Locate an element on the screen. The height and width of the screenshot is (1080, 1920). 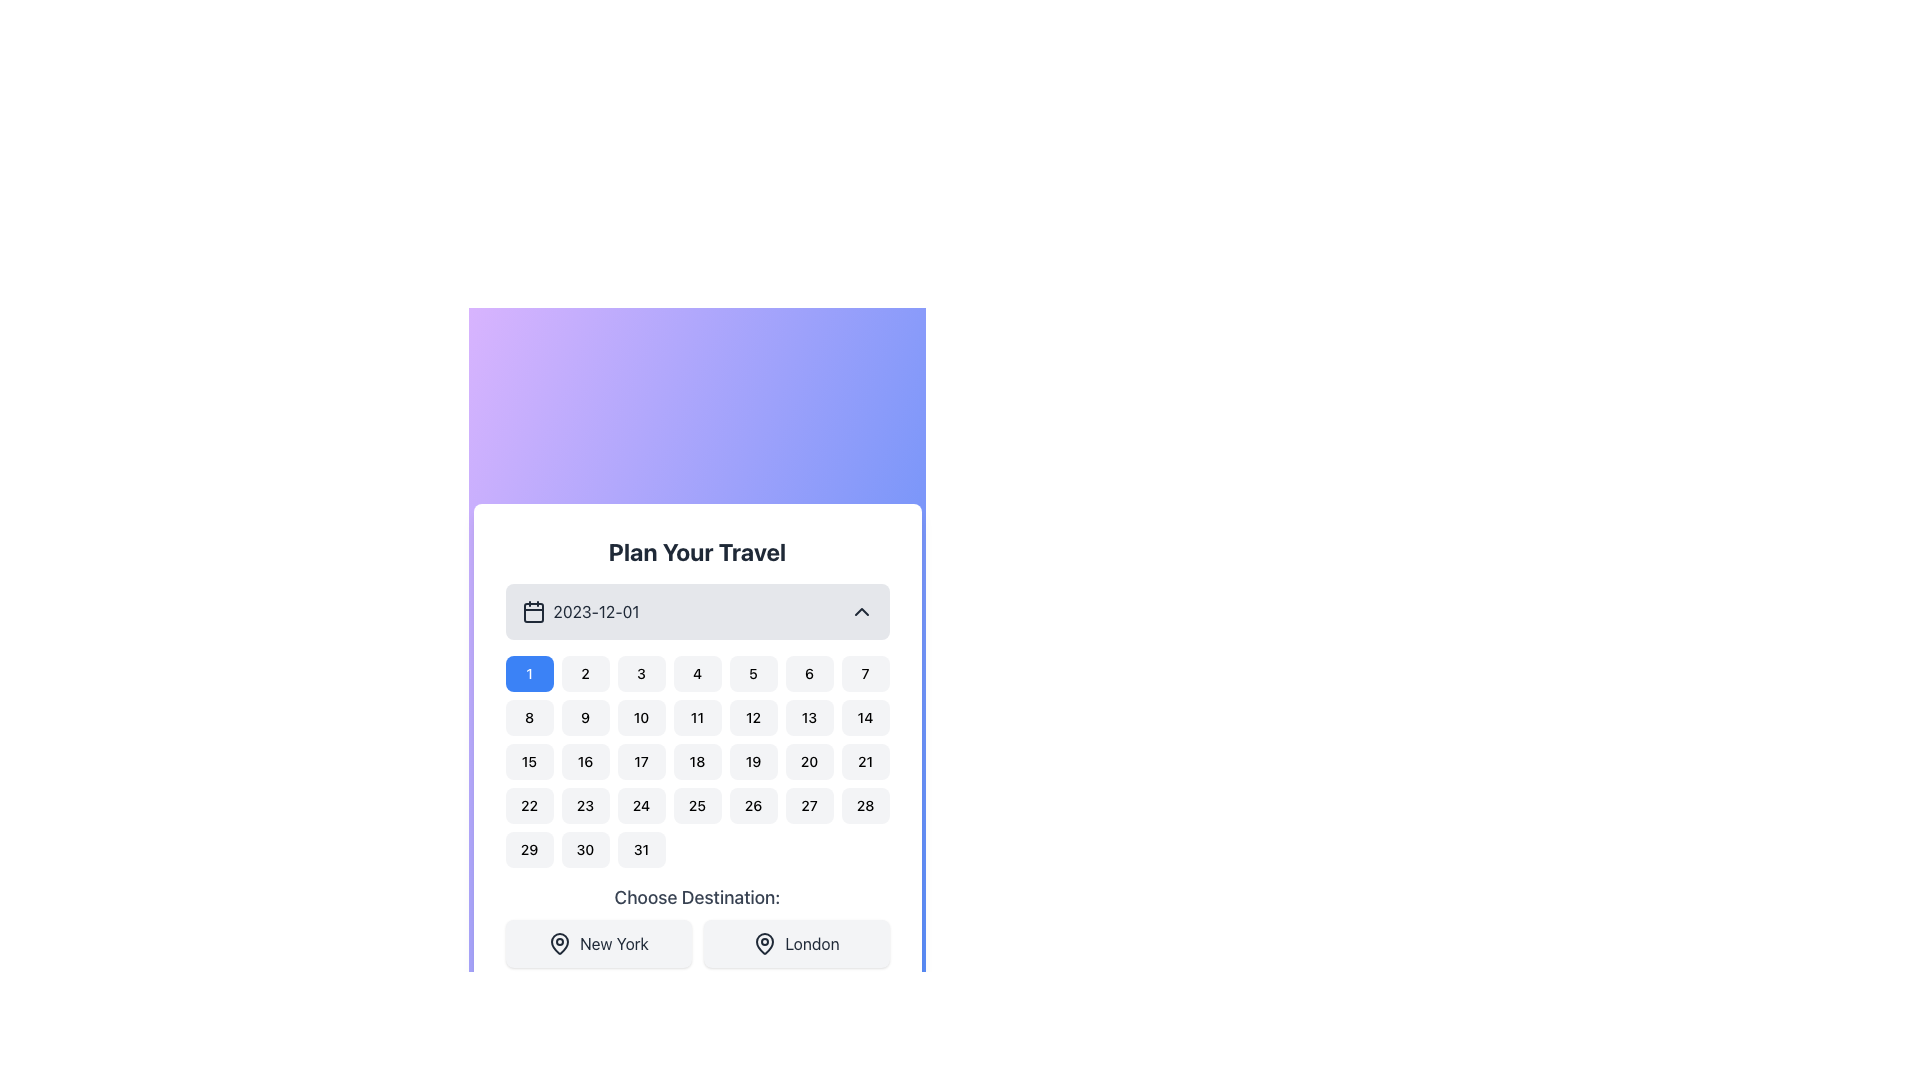
the button representing the 18th day of the month in the calendar interface is located at coordinates (697, 762).